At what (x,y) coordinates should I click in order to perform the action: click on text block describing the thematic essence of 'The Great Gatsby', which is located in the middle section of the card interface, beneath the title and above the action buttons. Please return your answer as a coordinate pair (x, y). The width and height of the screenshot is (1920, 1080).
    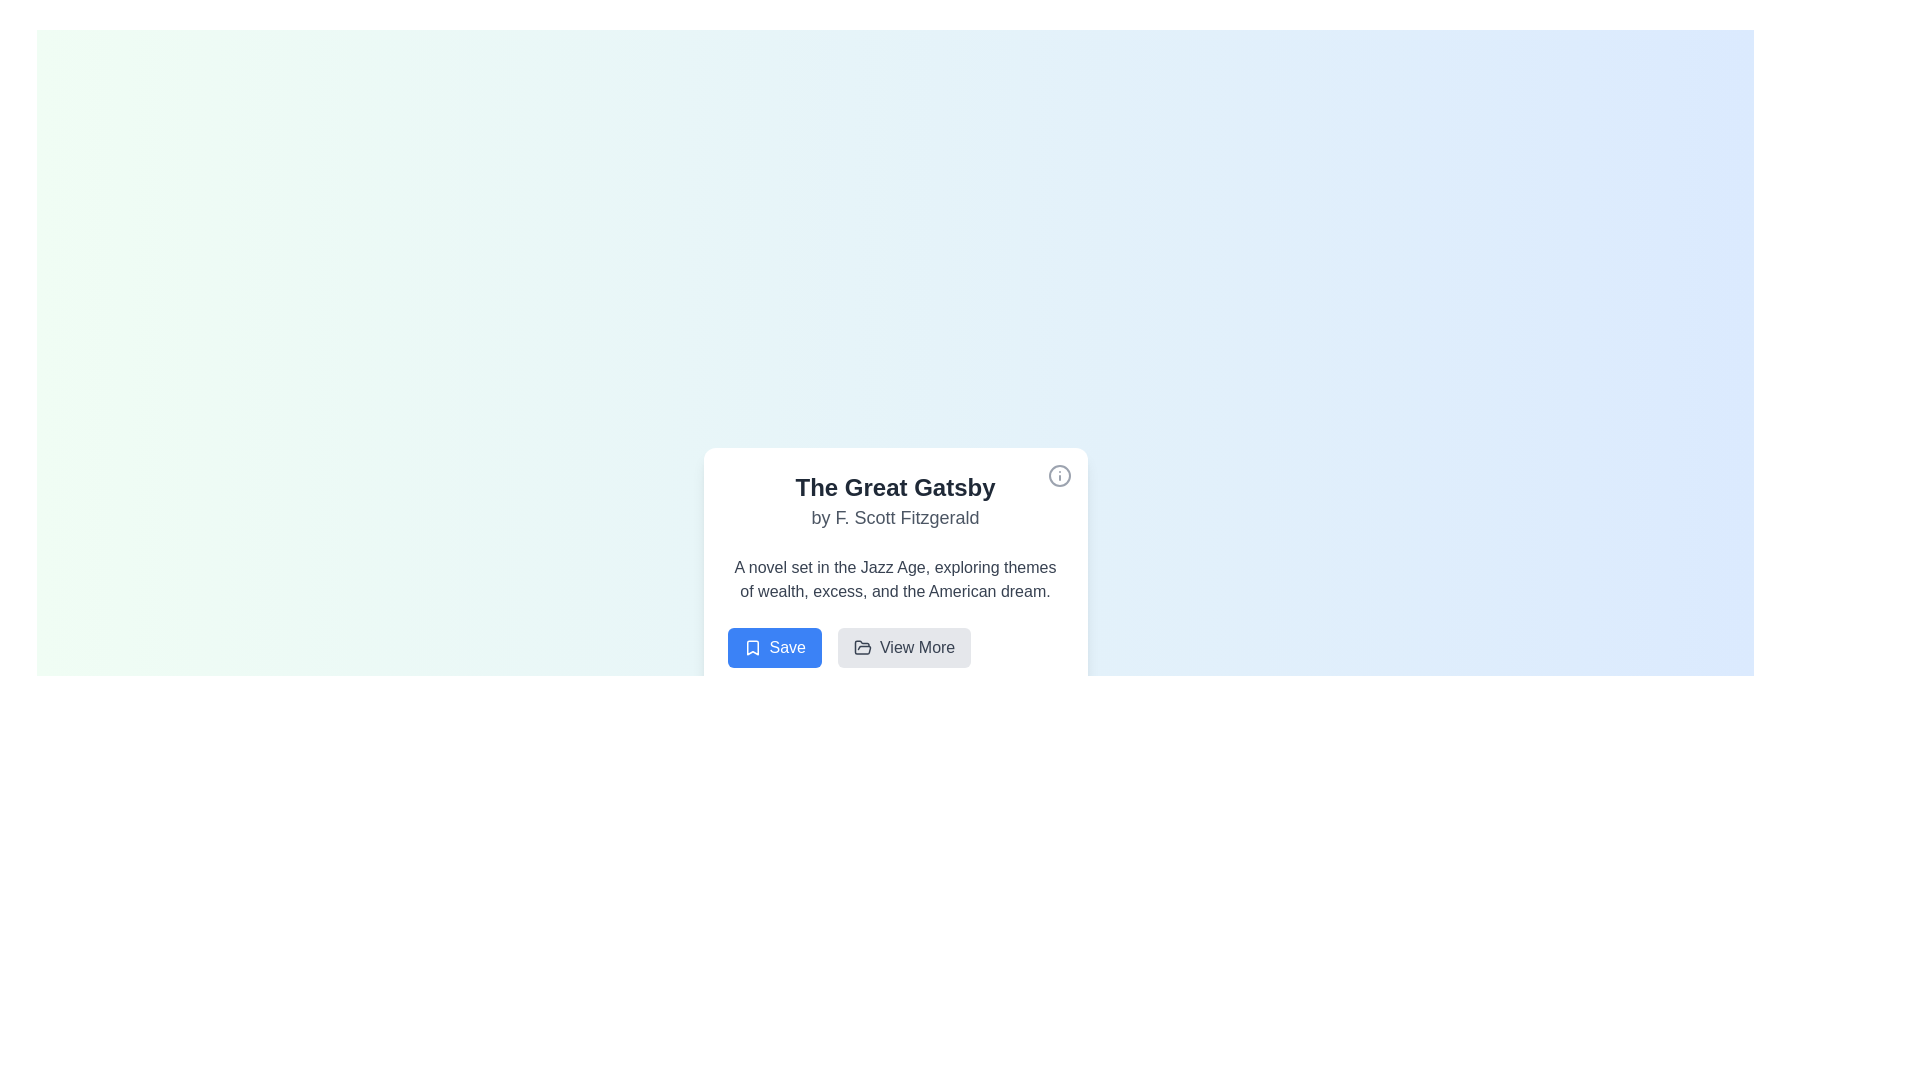
    Looking at the image, I should click on (894, 579).